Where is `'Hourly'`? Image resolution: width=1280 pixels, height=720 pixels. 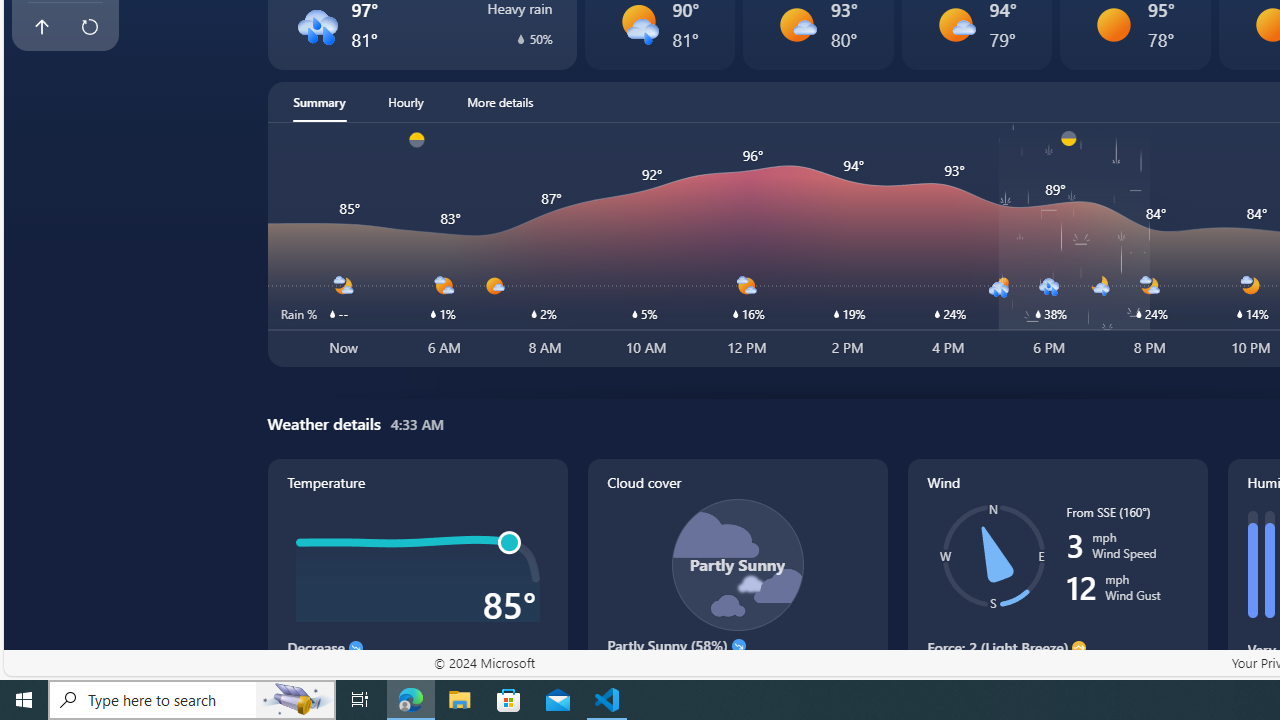 'Hourly' is located at coordinates (405, 101).